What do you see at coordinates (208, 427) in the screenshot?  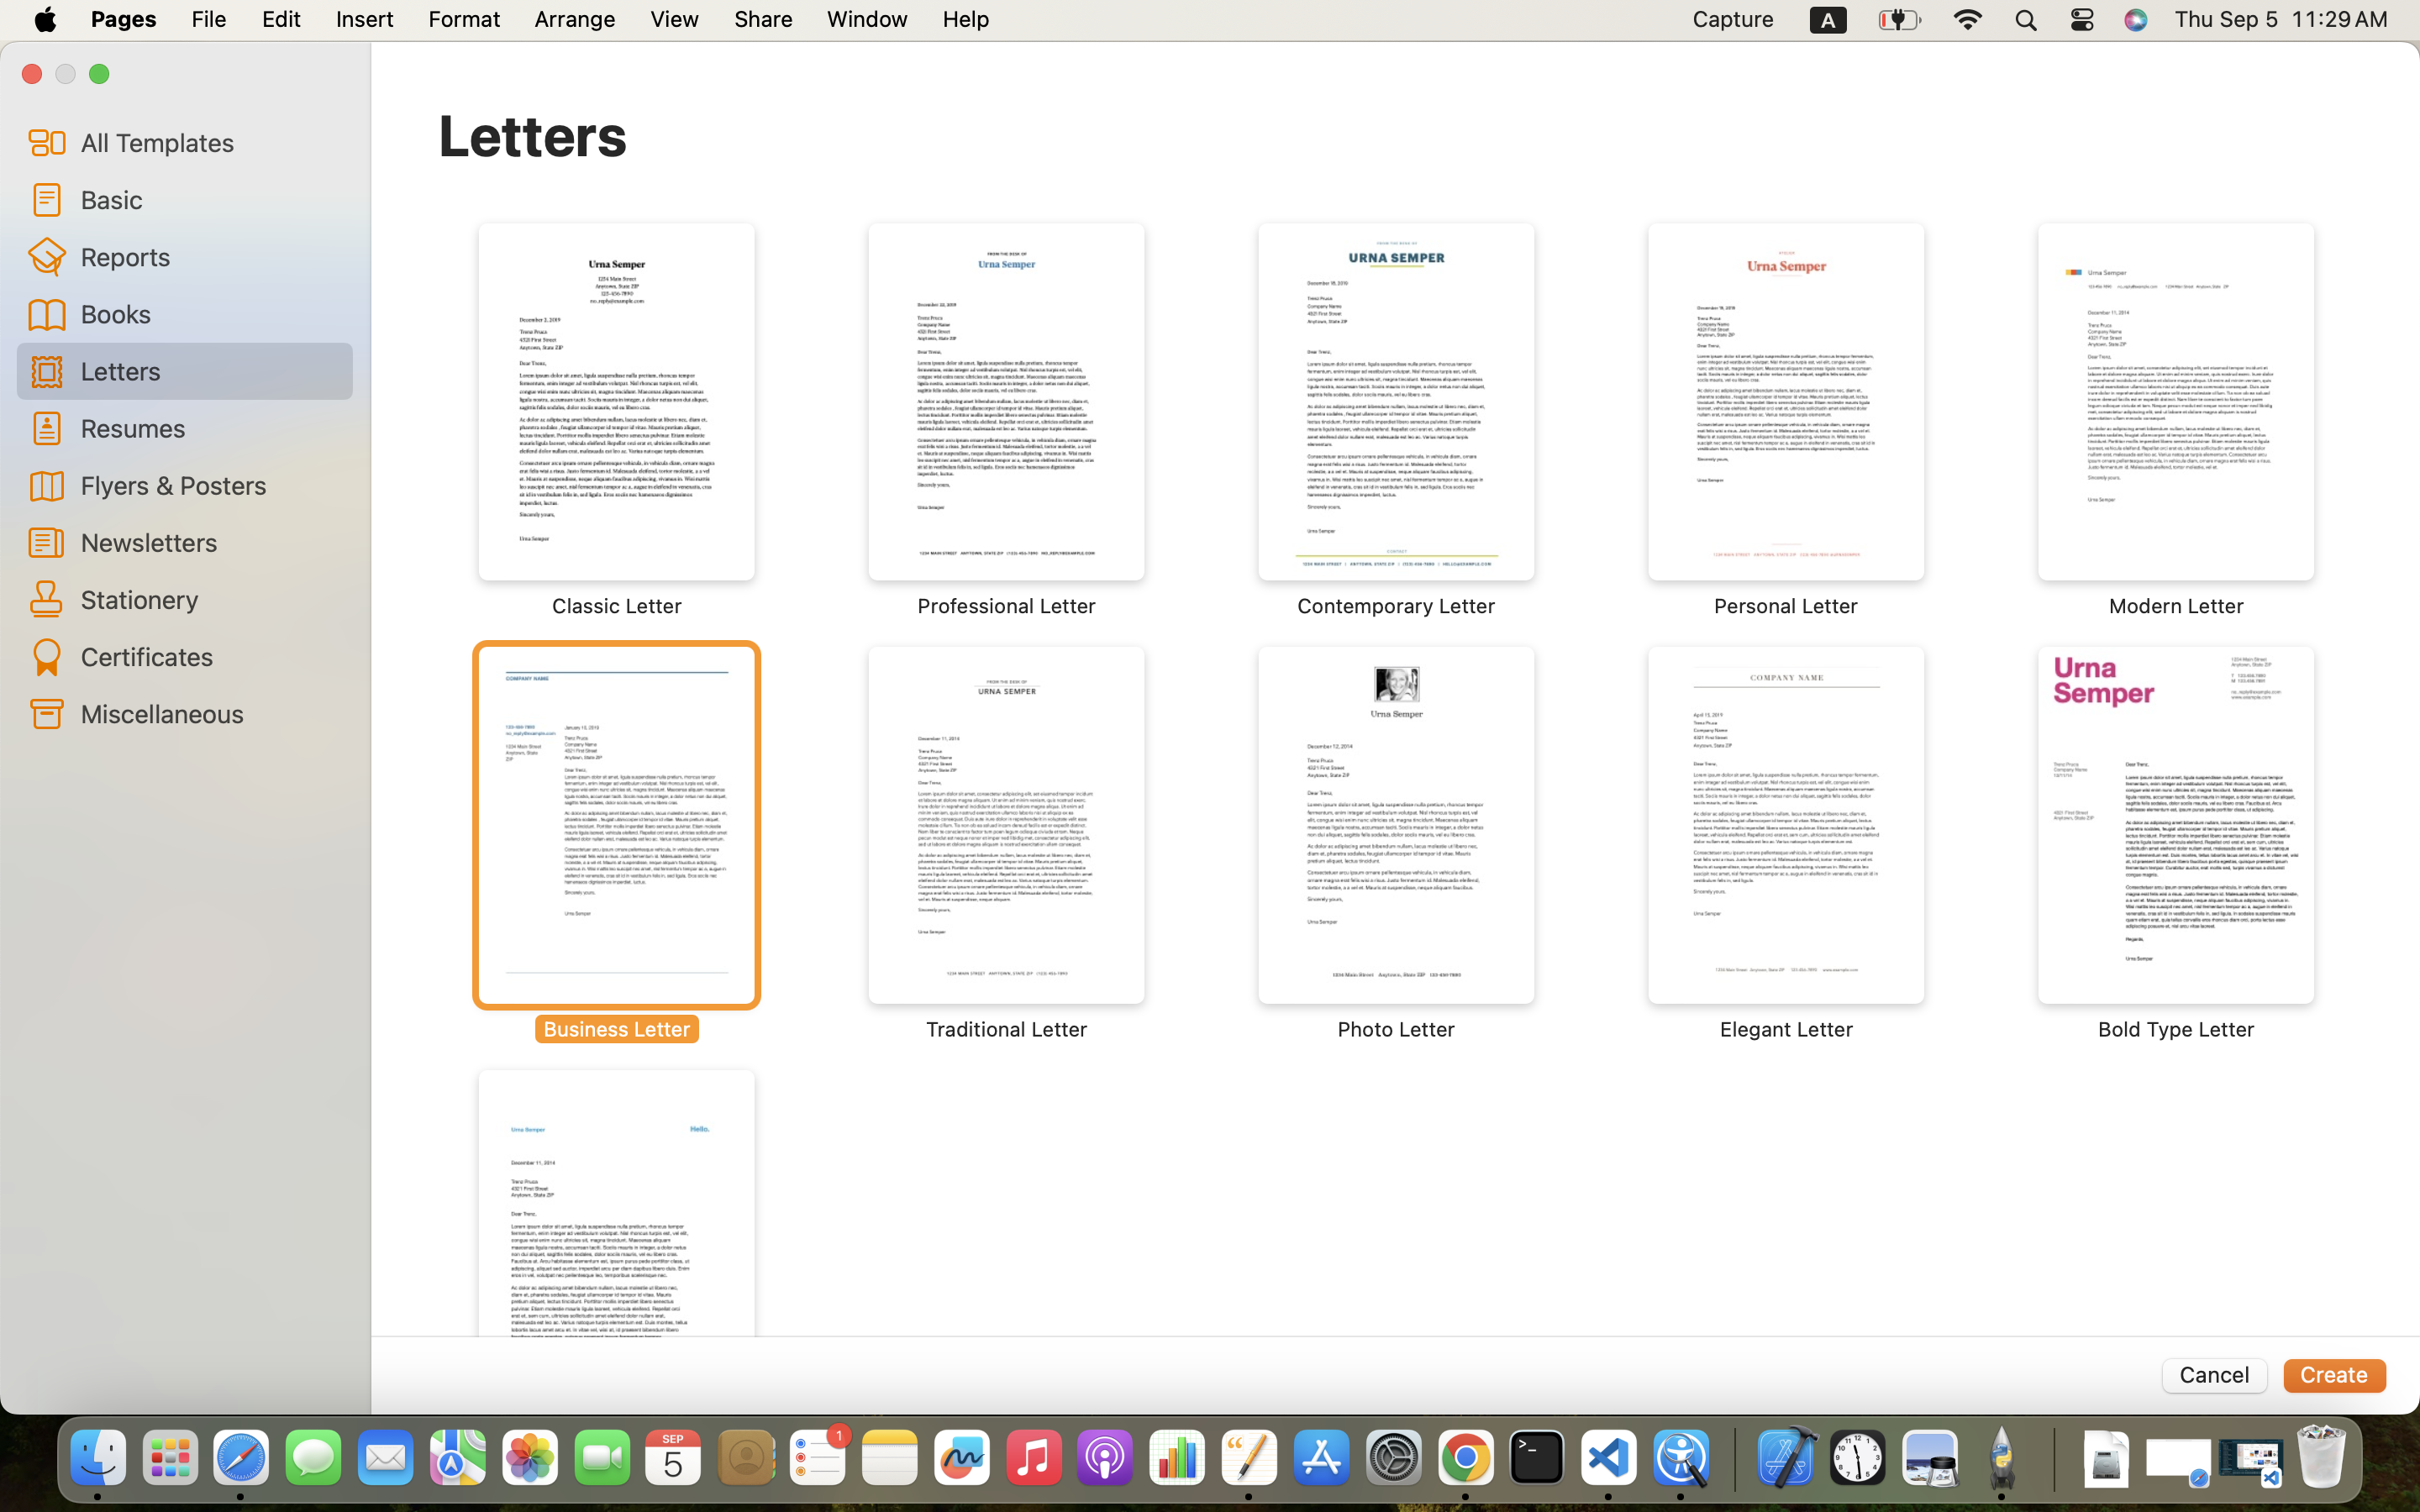 I see `'Resumes'` at bounding box center [208, 427].